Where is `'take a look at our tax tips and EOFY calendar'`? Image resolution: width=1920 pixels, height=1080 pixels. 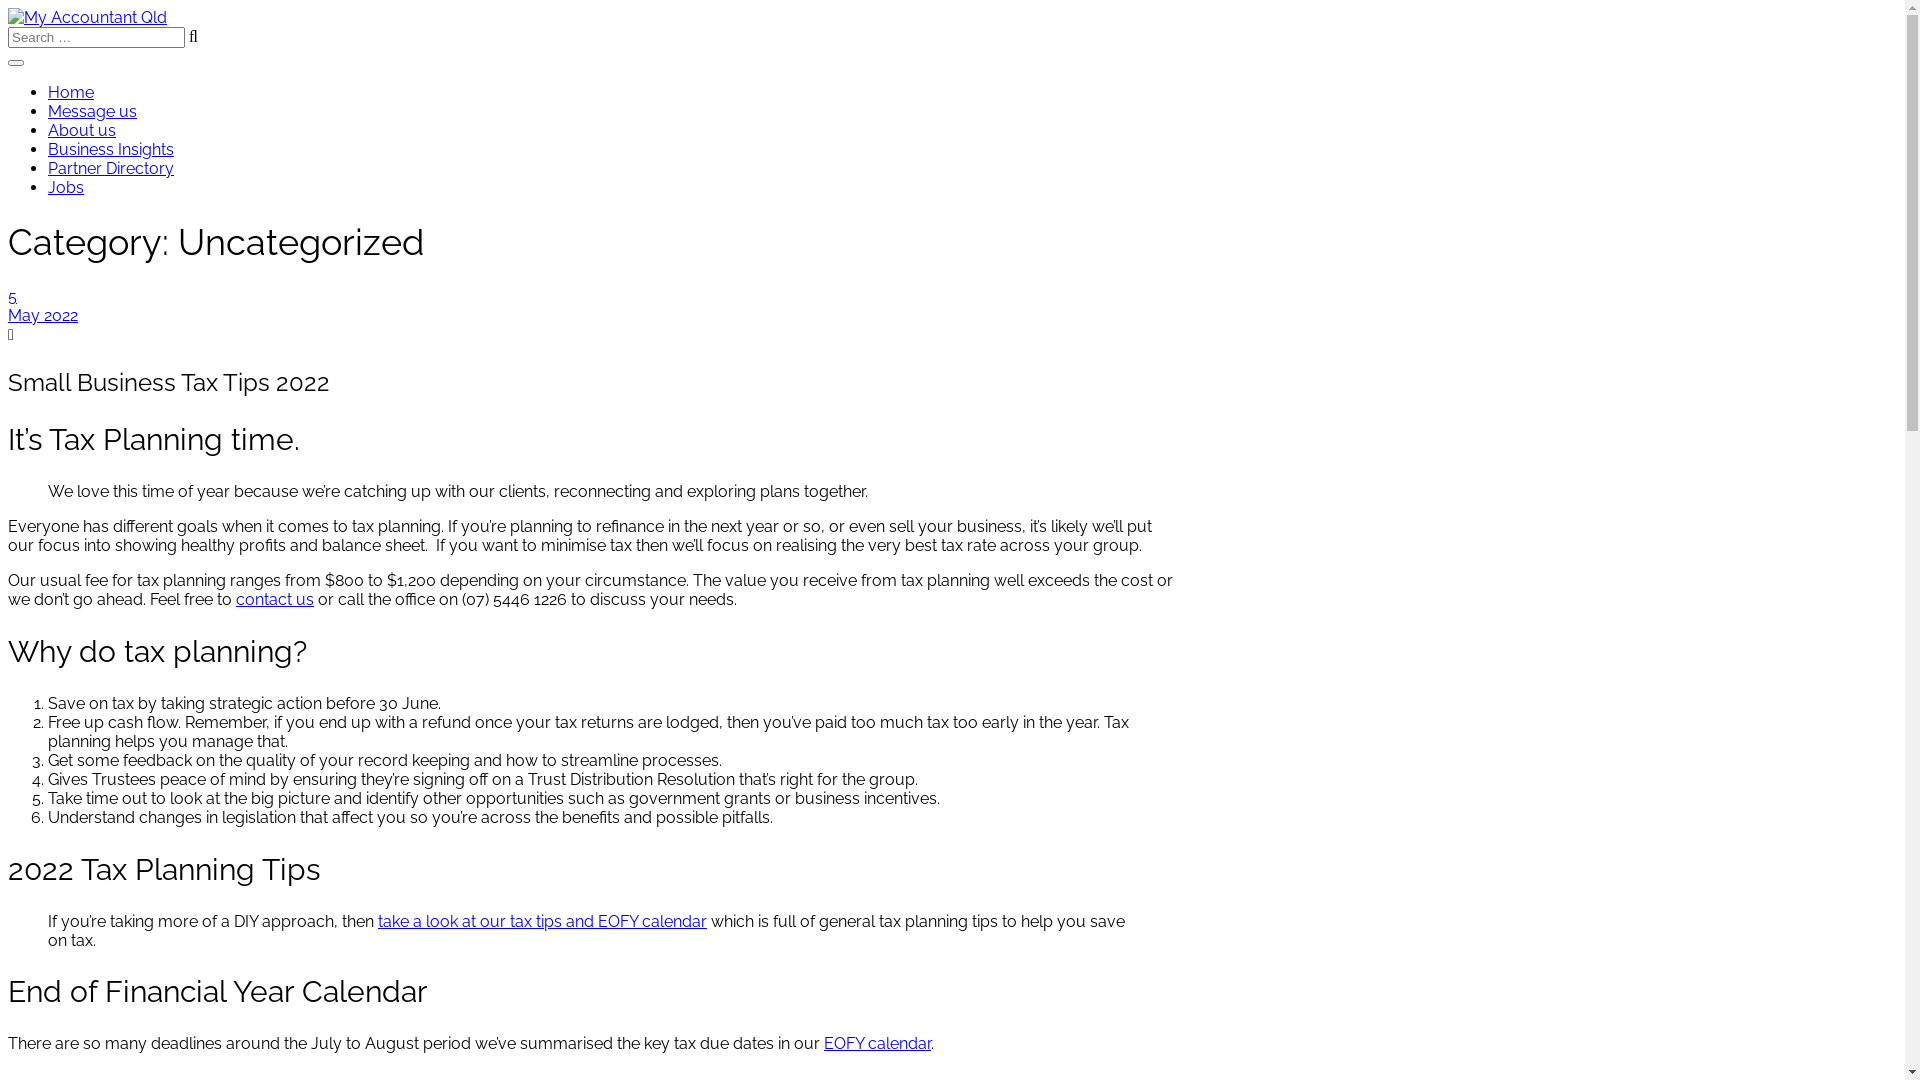 'take a look at our tax tips and EOFY calendar' is located at coordinates (542, 921).